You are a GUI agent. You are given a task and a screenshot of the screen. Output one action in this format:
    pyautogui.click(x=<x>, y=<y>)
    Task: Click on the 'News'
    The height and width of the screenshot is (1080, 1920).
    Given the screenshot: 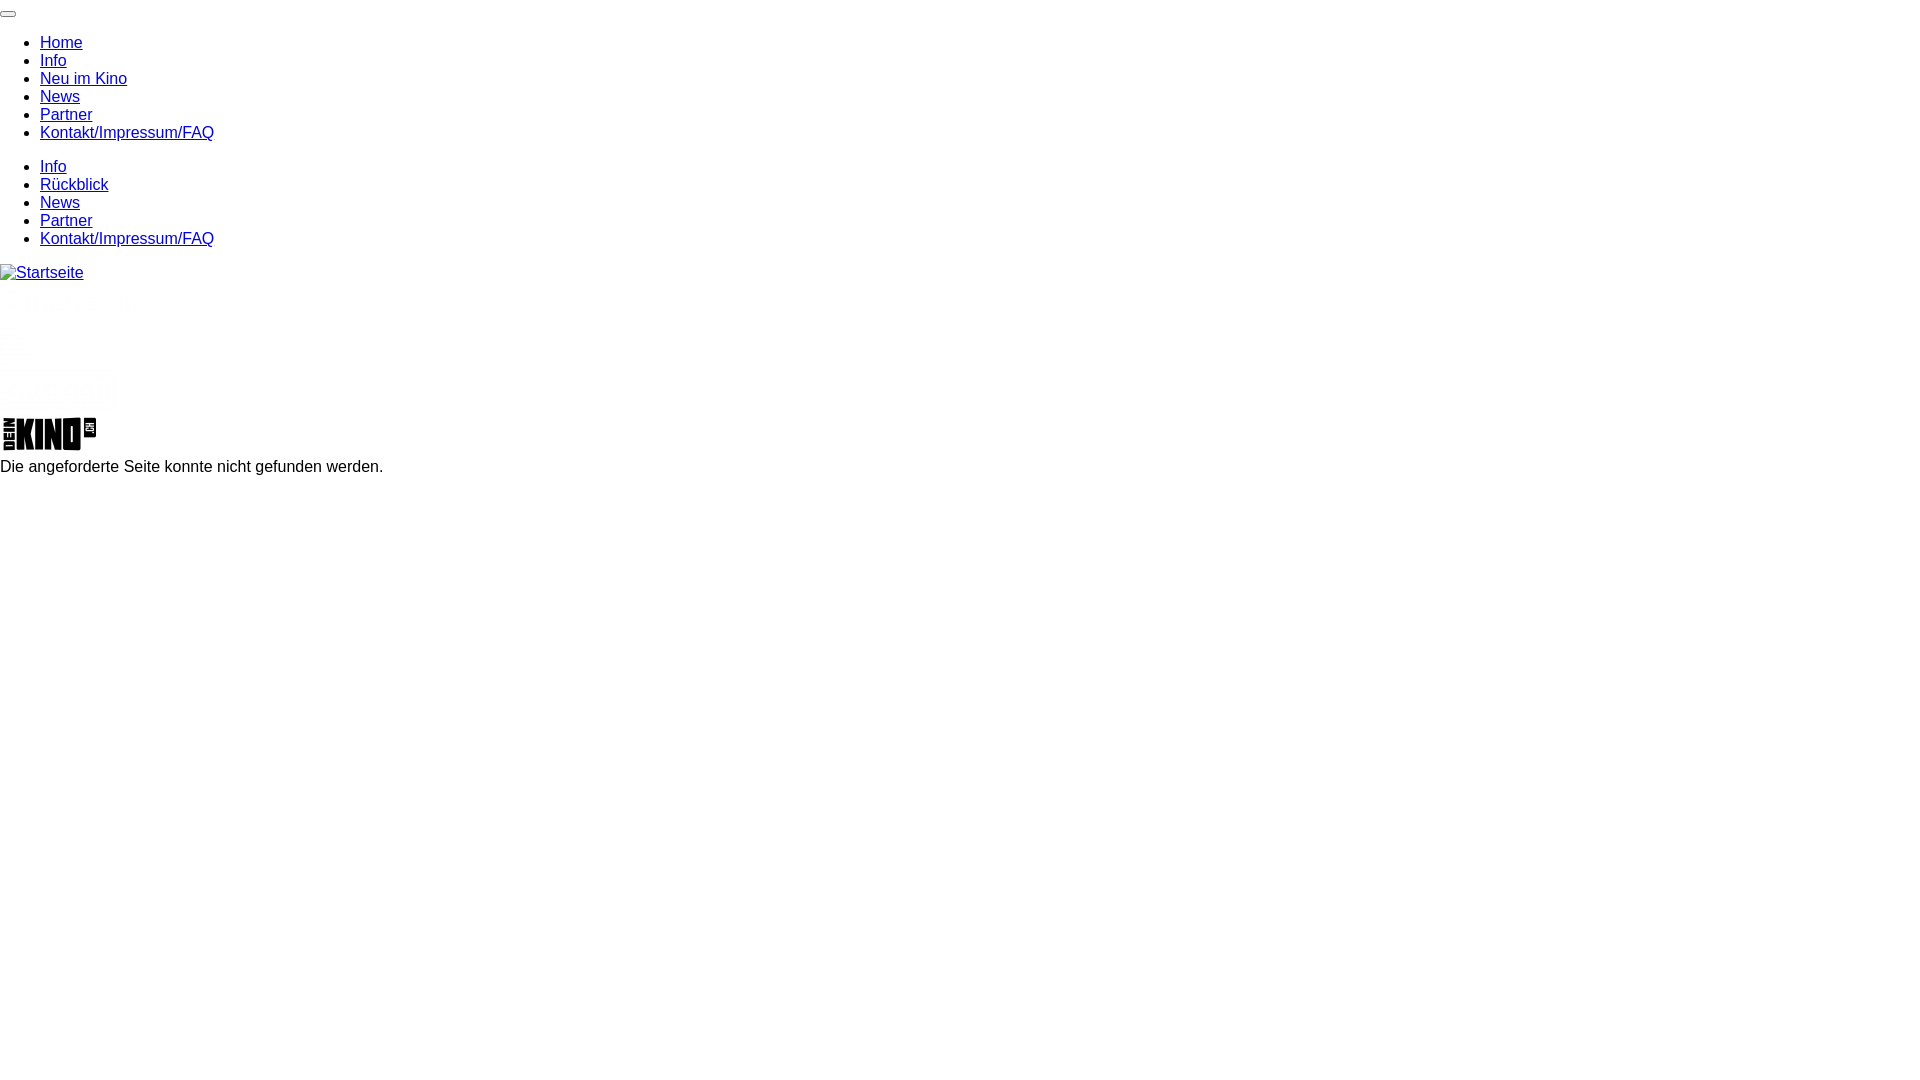 What is the action you would take?
    pyautogui.click(x=59, y=96)
    